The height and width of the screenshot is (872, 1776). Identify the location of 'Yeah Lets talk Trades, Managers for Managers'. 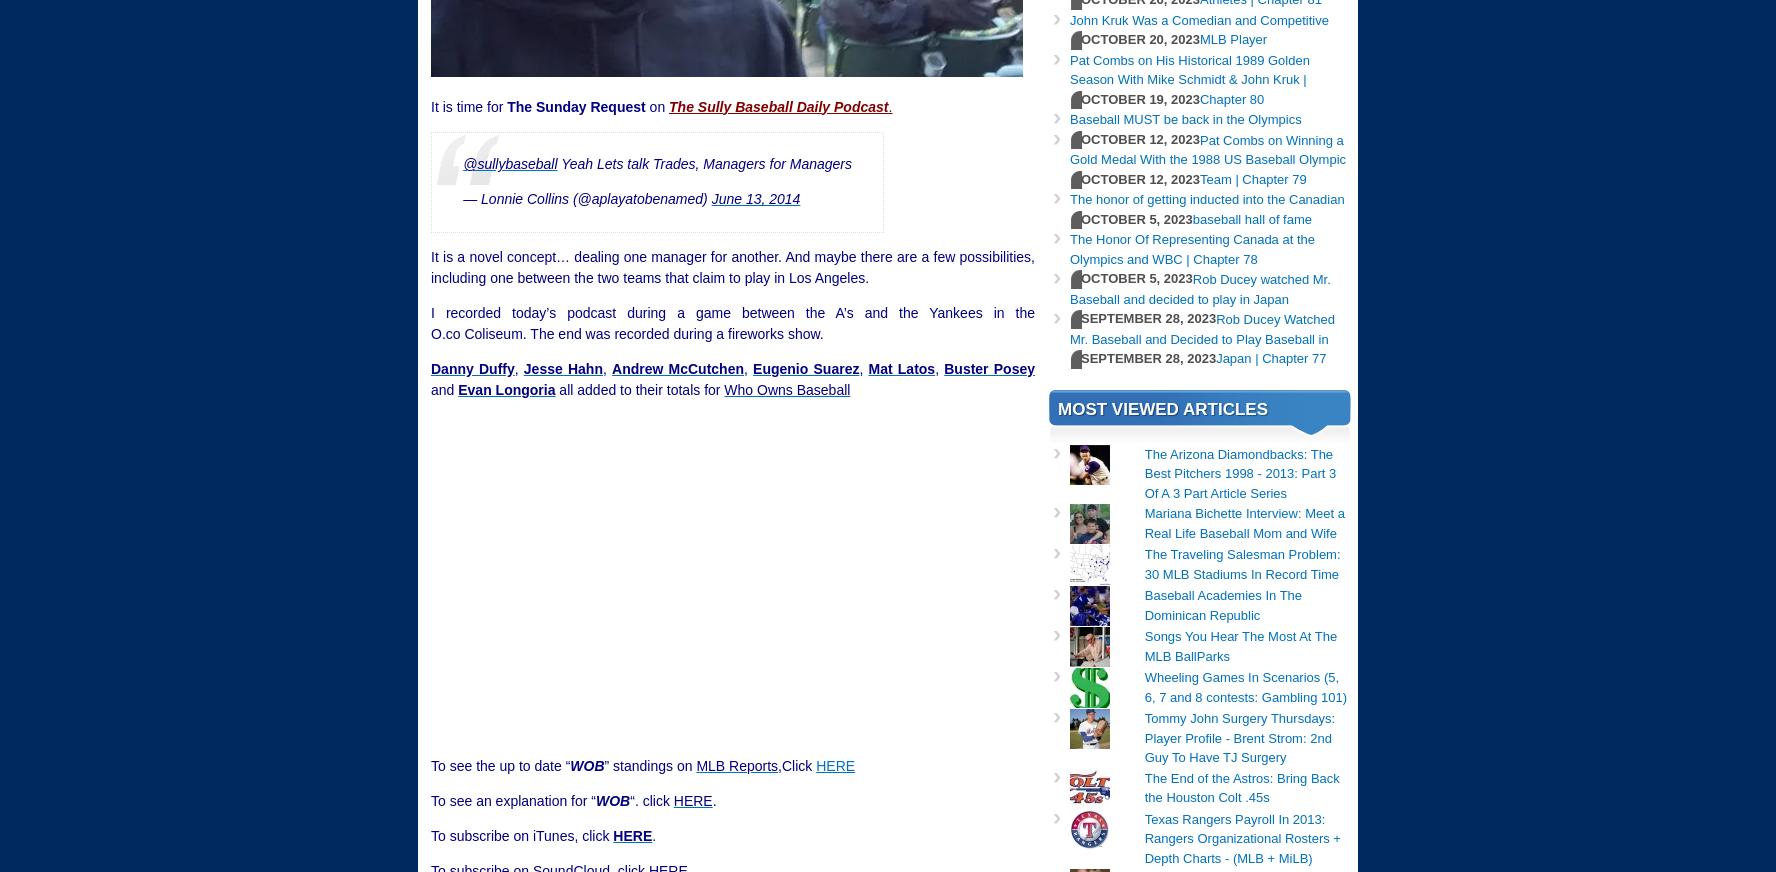
(704, 164).